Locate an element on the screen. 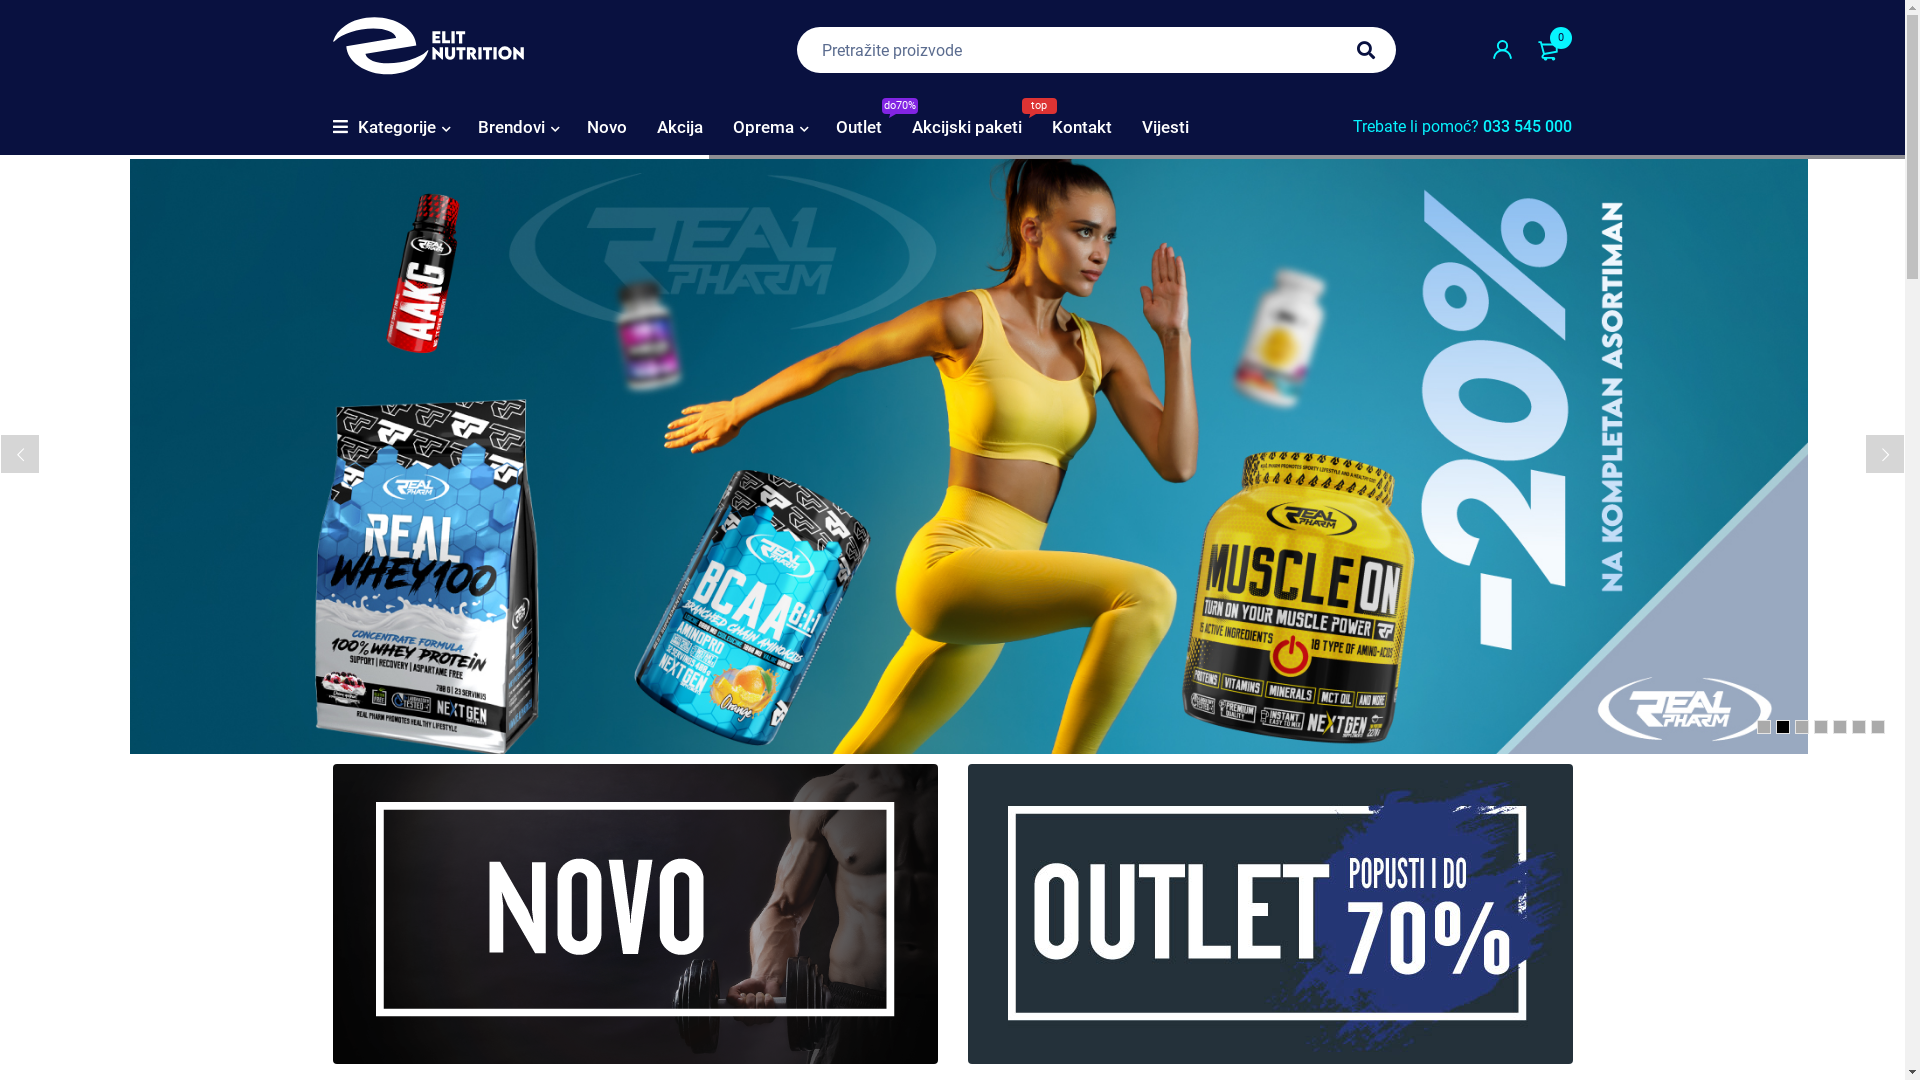 The width and height of the screenshot is (1920, 1080). 'Akcija' is located at coordinates (656, 127).